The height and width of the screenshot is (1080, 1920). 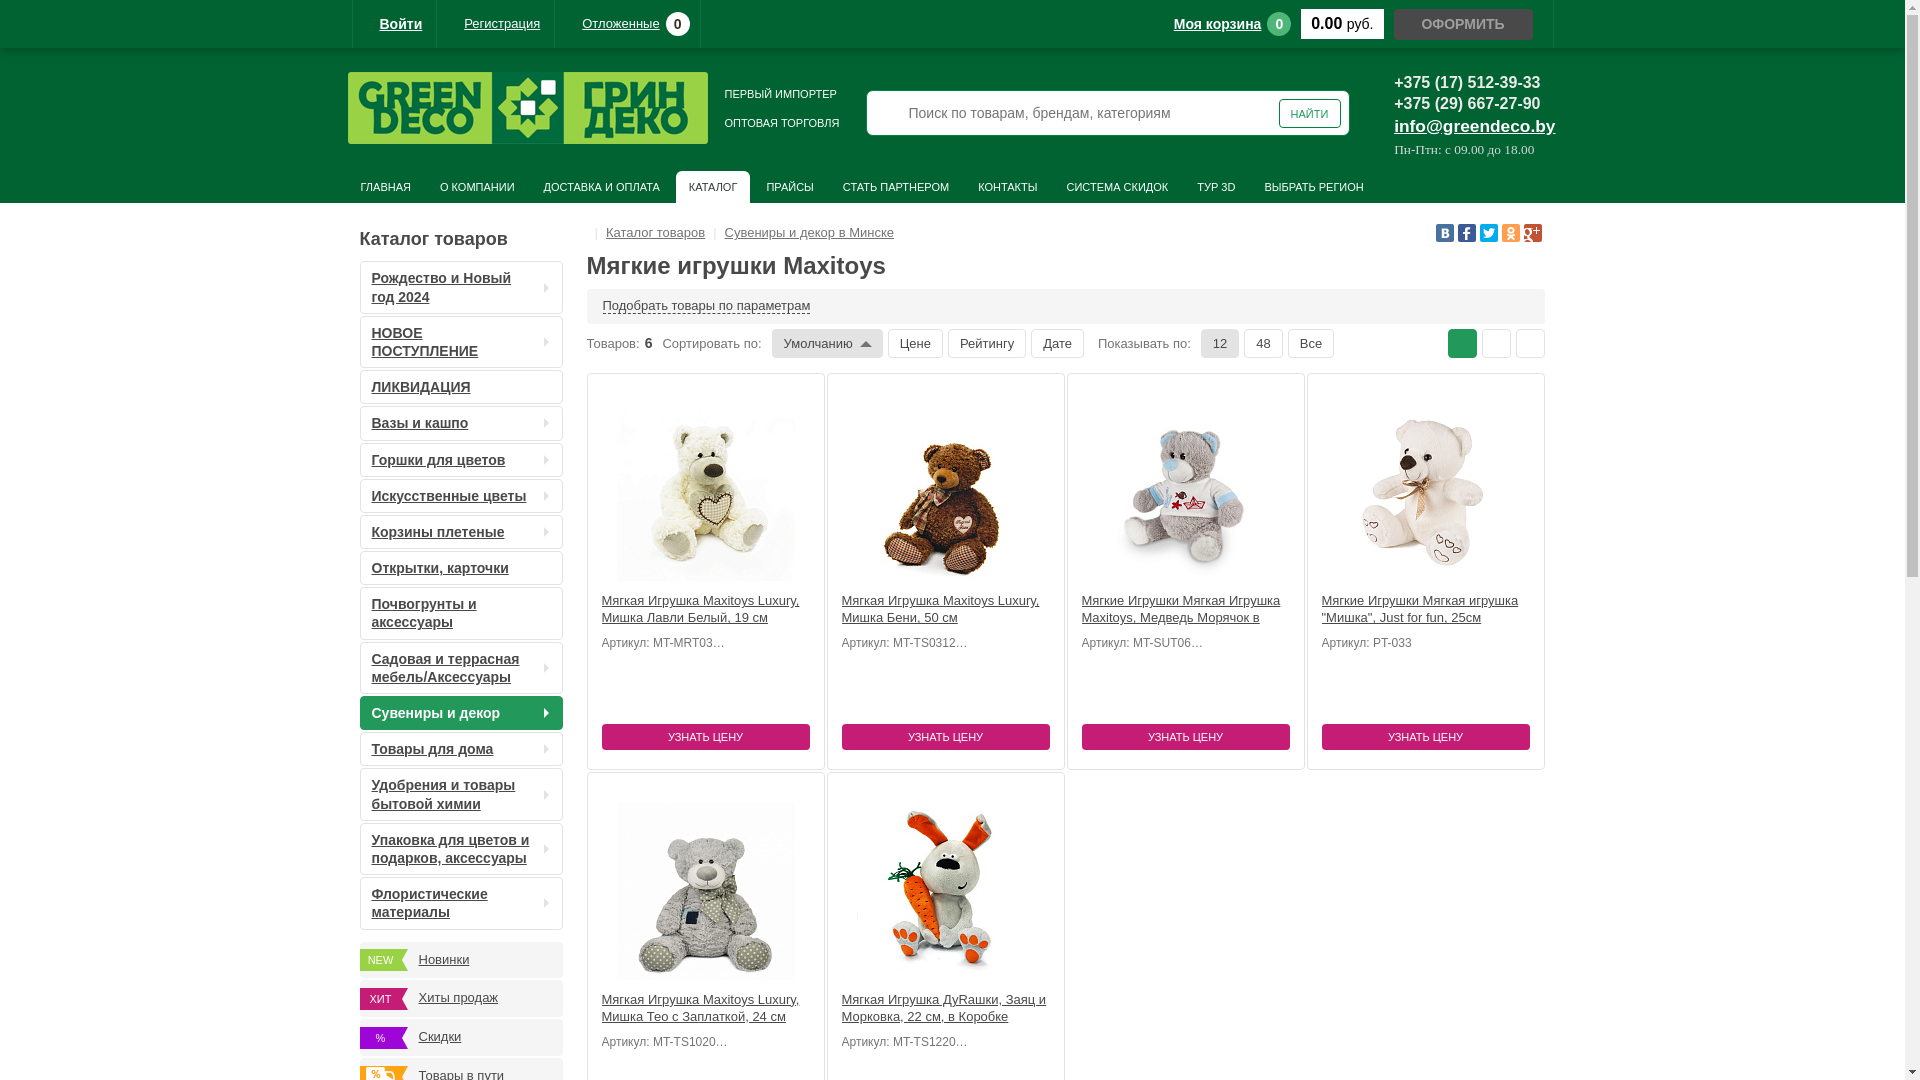 I want to click on 'Facebook', so click(x=1467, y=231).